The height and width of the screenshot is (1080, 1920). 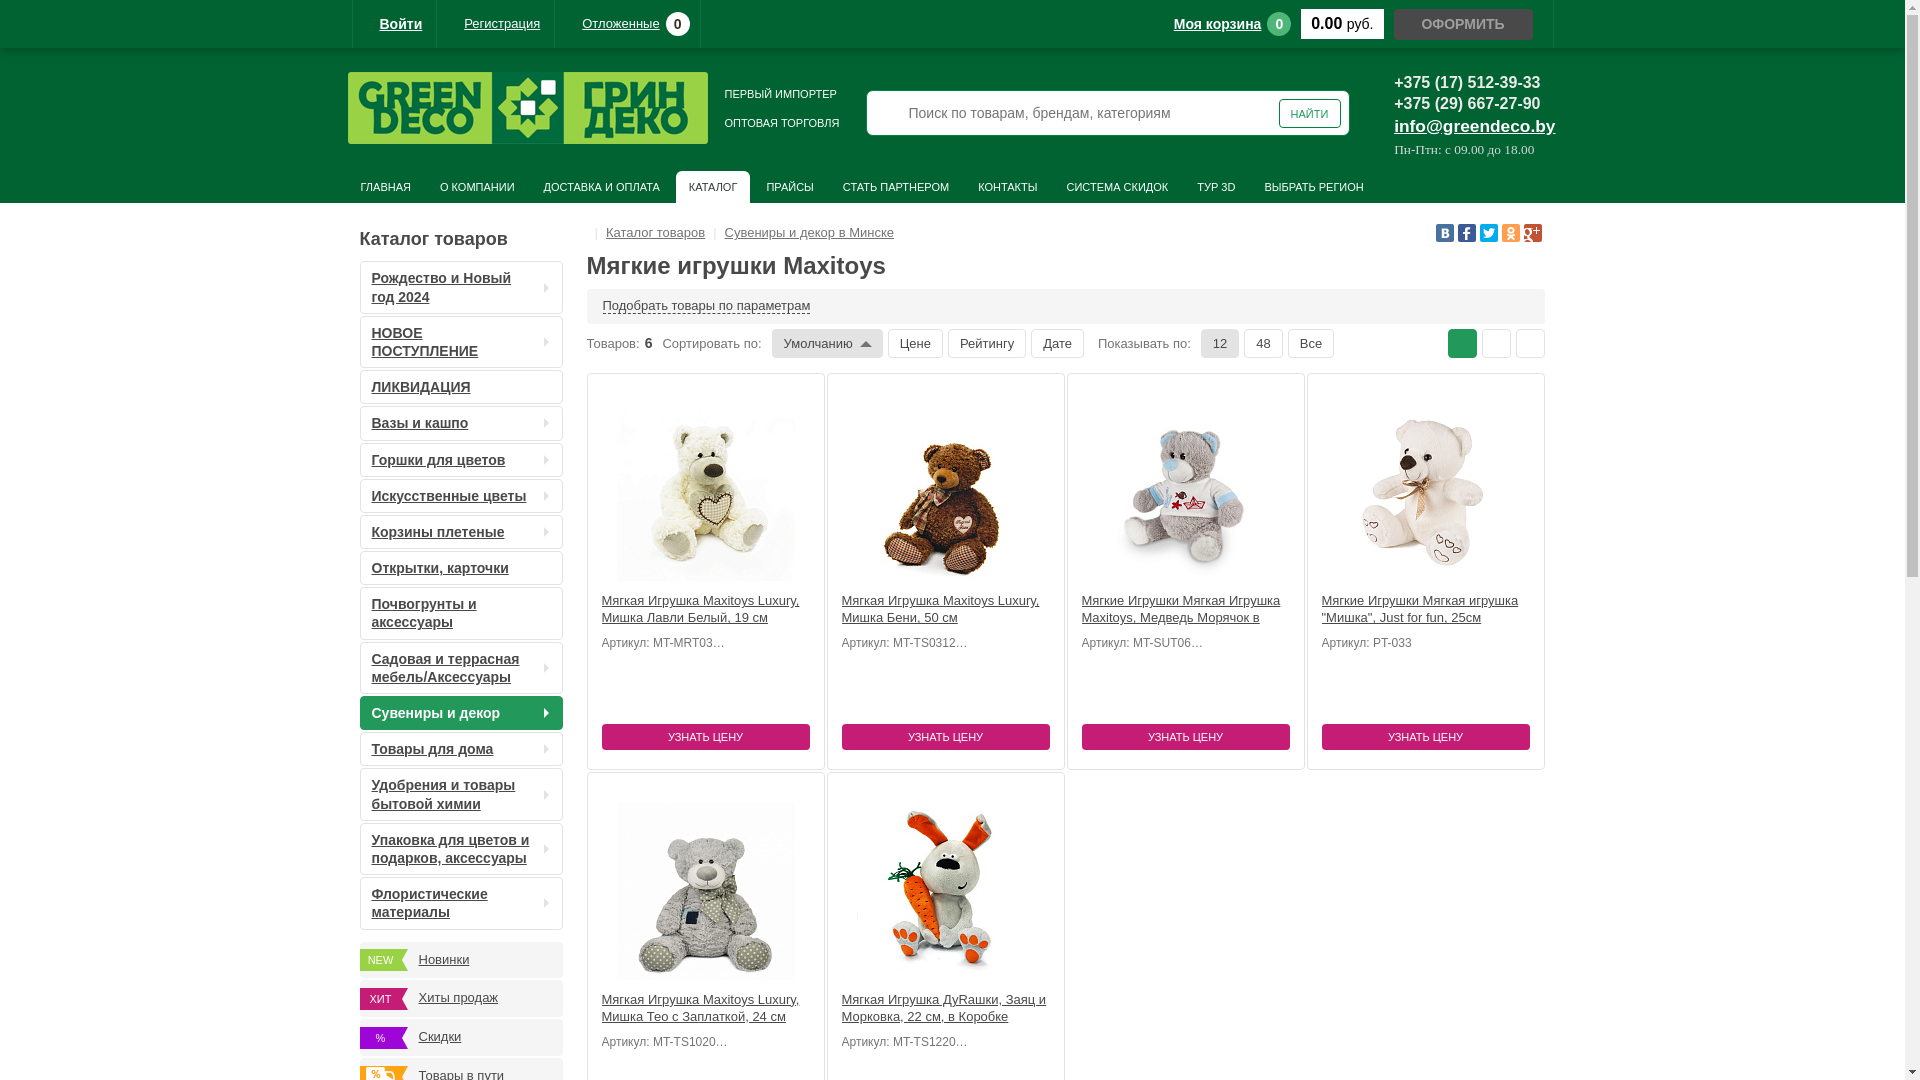 I want to click on 'Facebook', so click(x=1467, y=231).